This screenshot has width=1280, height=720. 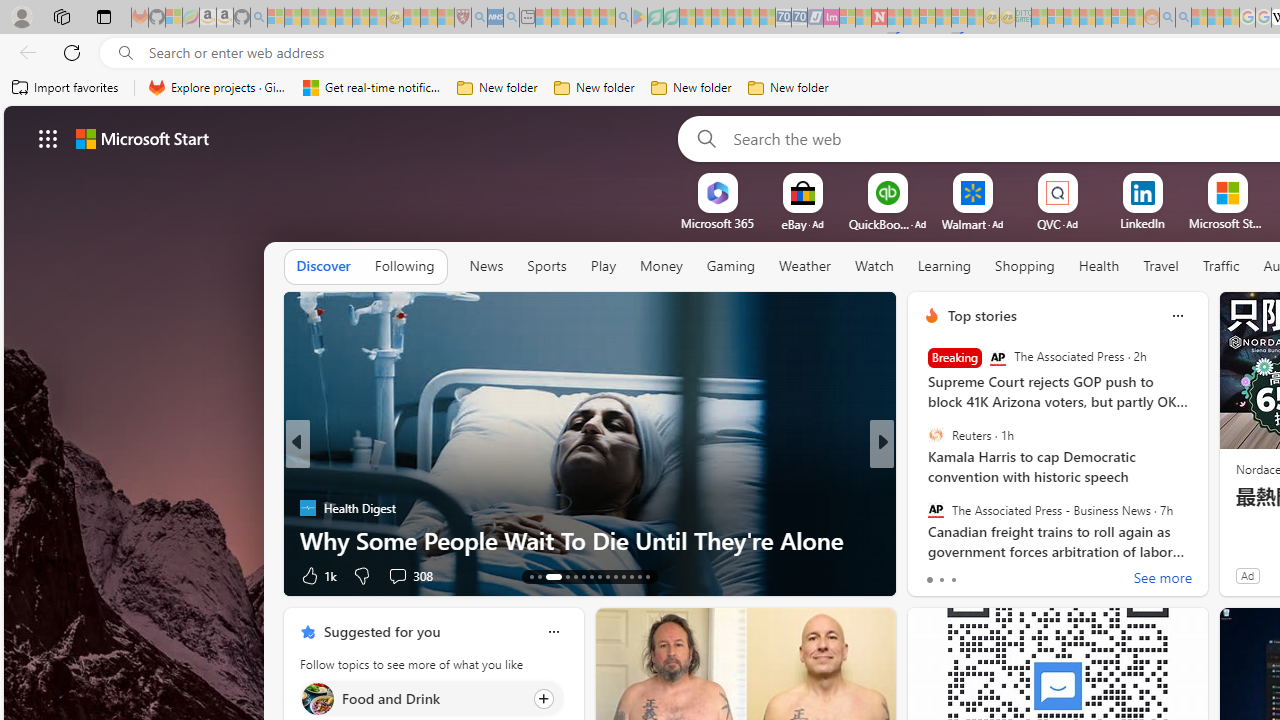 What do you see at coordinates (511, 17) in the screenshot?
I see `'utah sues federal government - Search - Sleeping'` at bounding box center [511, 17].